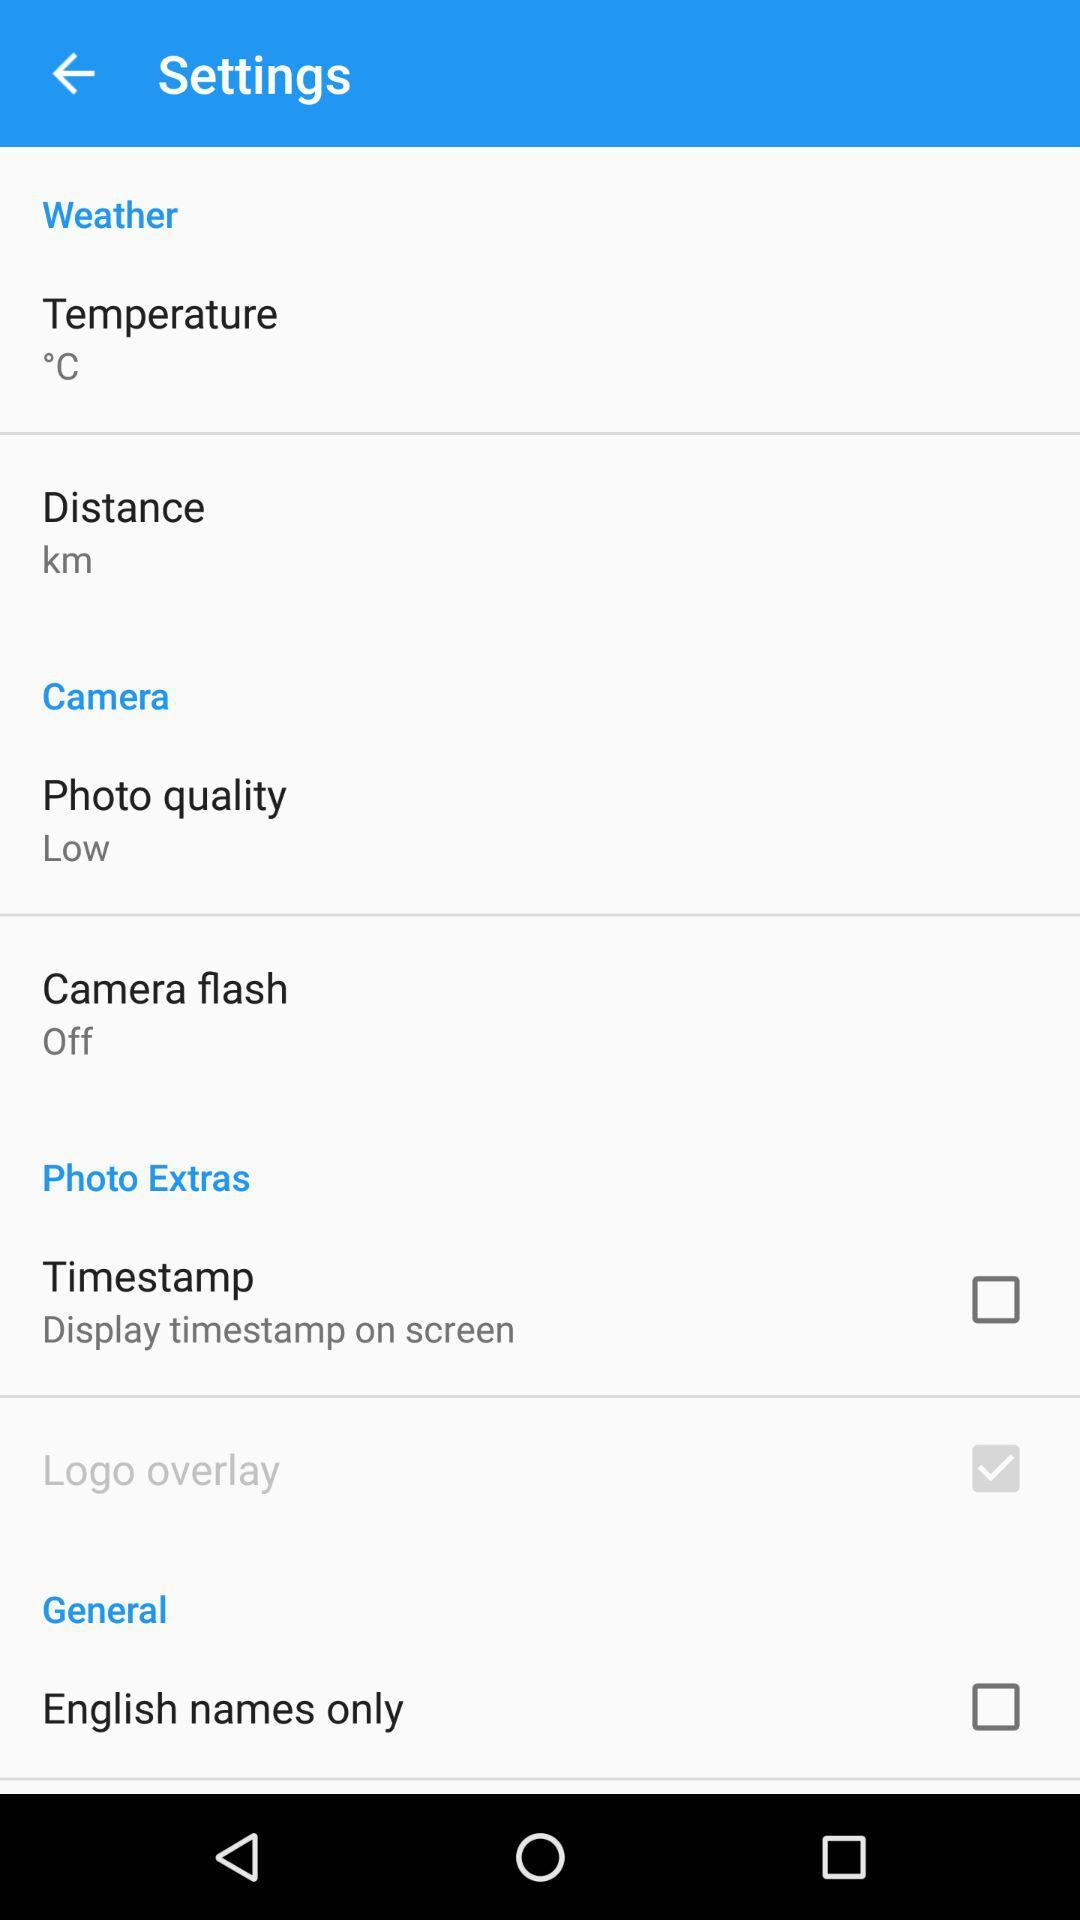 Image resolution: width=1080 pixels, height=1920 pixels. Describe the element at coordinates (72, 73) in the screenshot. I see `the item above the weather icon` at that location.